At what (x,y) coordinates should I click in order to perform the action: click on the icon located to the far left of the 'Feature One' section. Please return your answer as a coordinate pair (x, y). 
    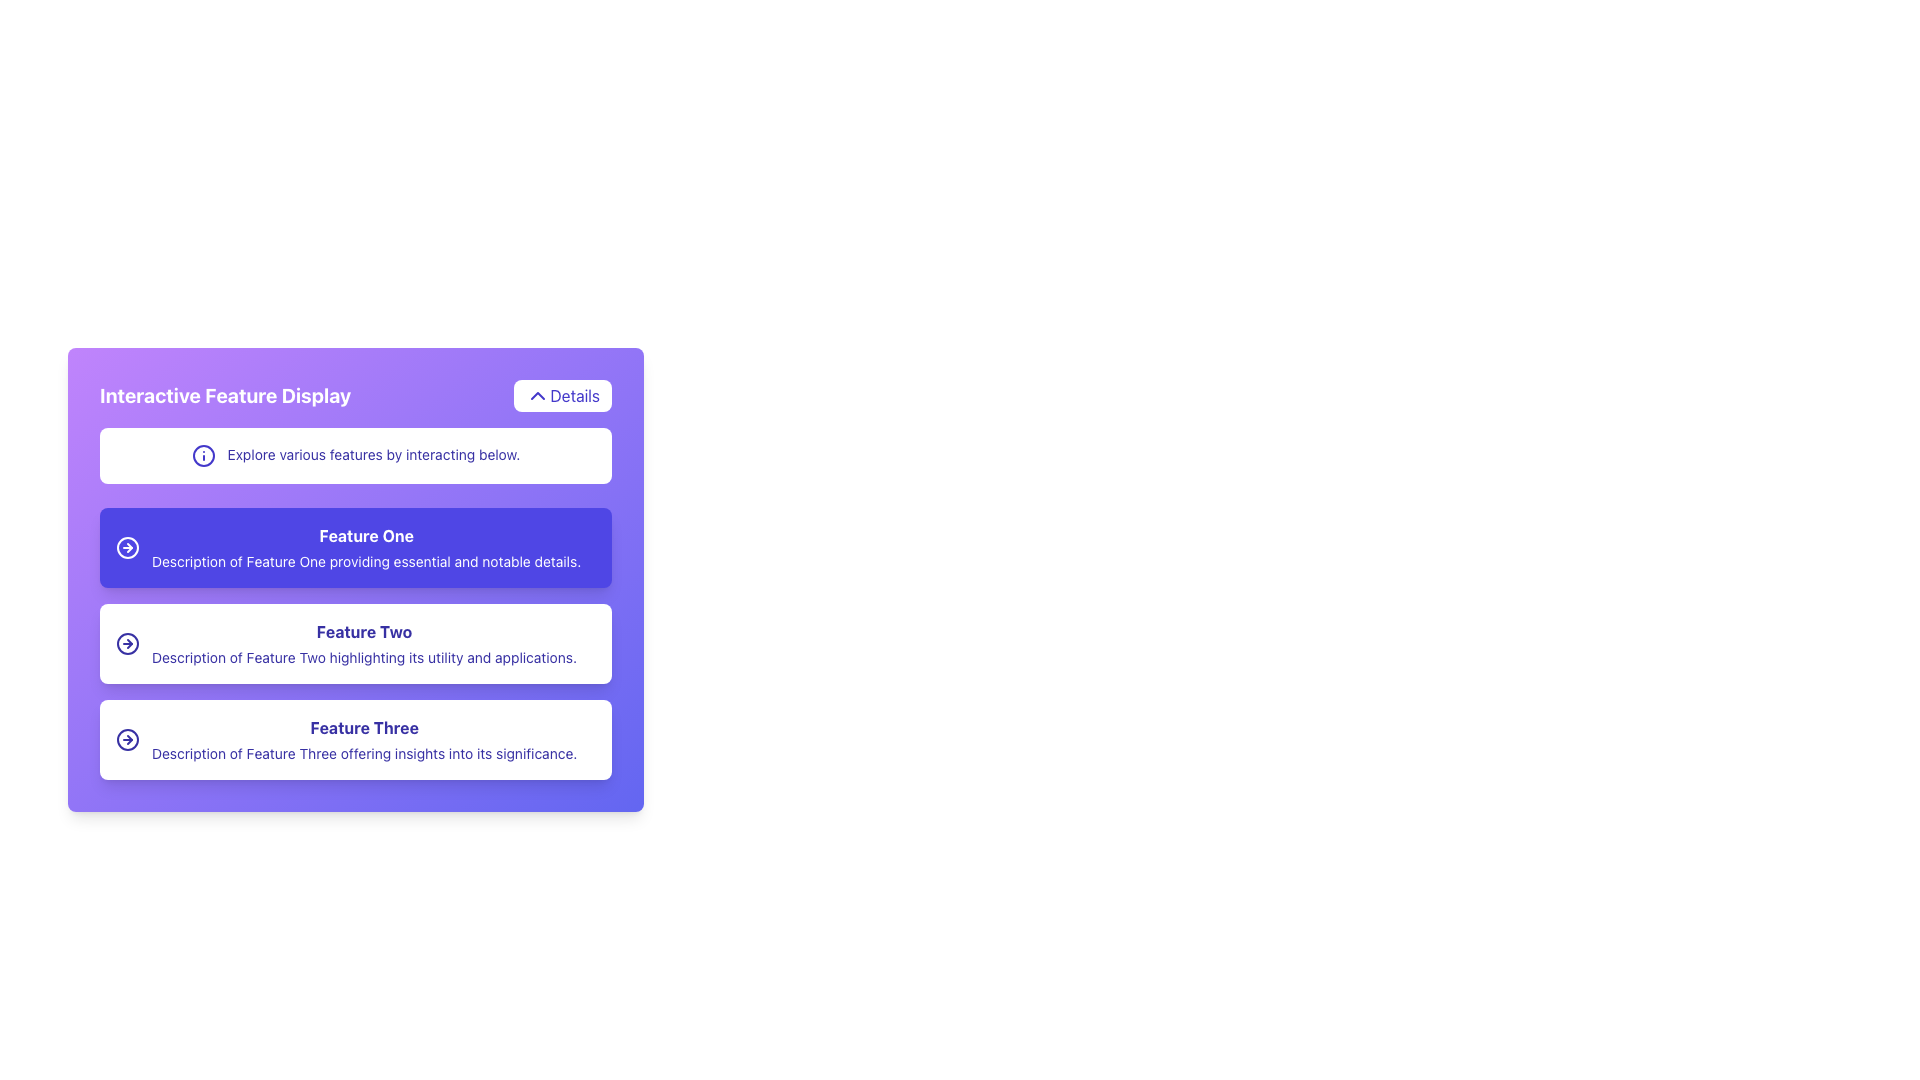
    Looking at the image, I should click on (127, 547).